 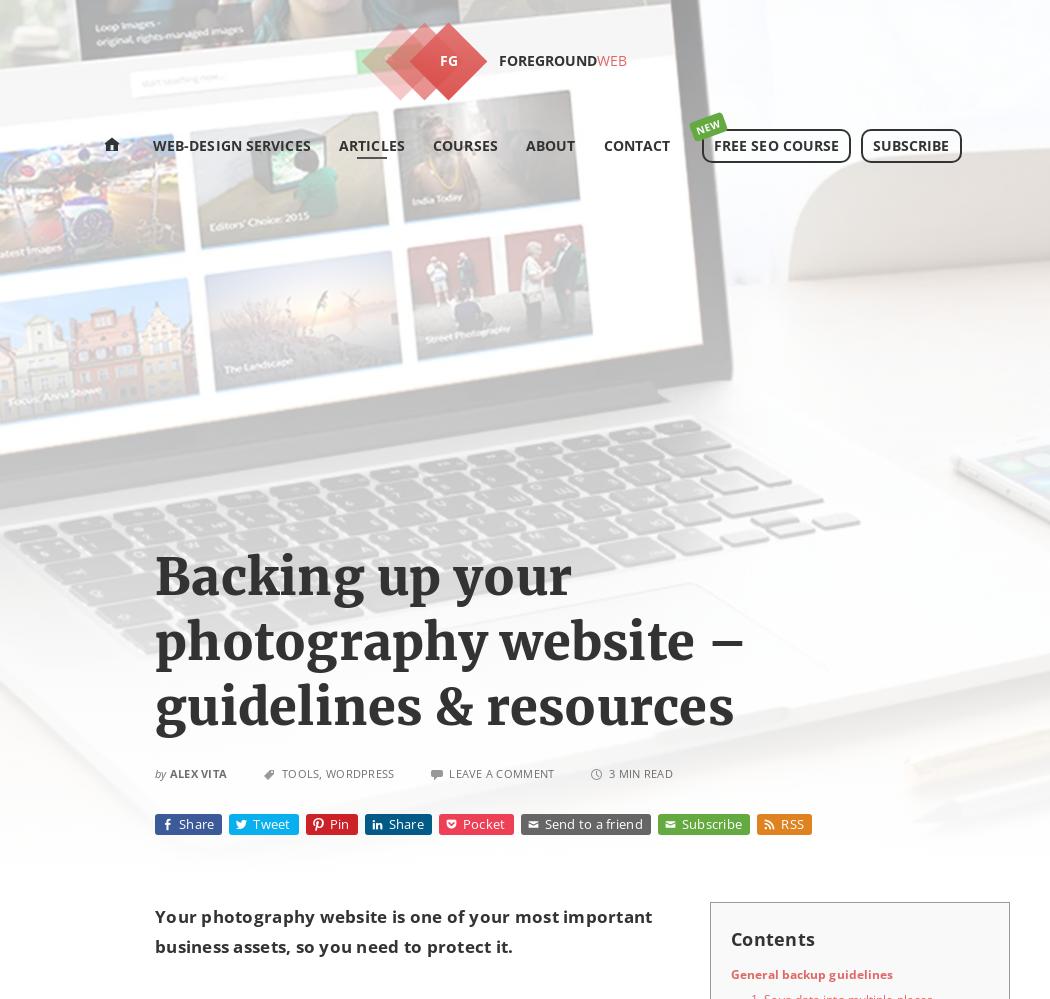 What do you see at coordinates (810, 972) in the screenshot?
I see `'General backup guidelines'` at bounding box center [810, 972].